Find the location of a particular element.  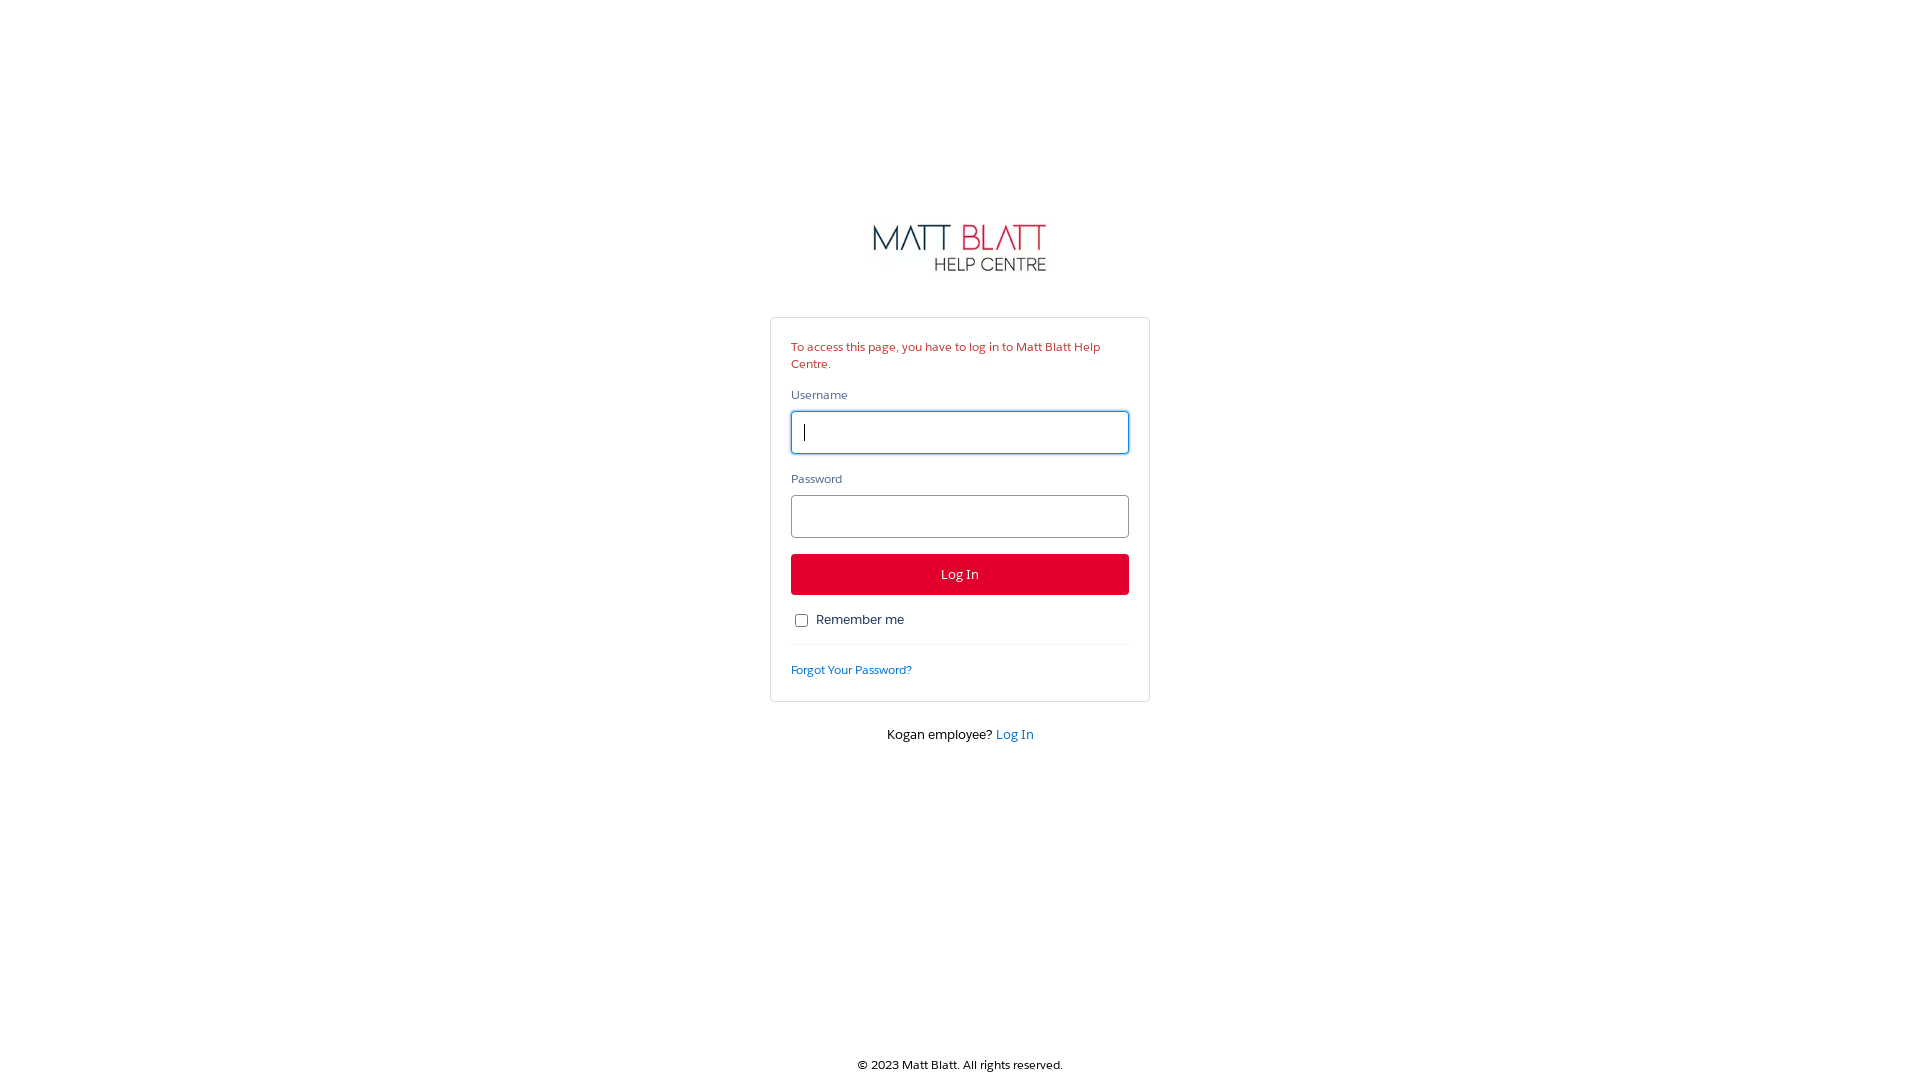

'Log In' is located at coordinates (1014, 734).